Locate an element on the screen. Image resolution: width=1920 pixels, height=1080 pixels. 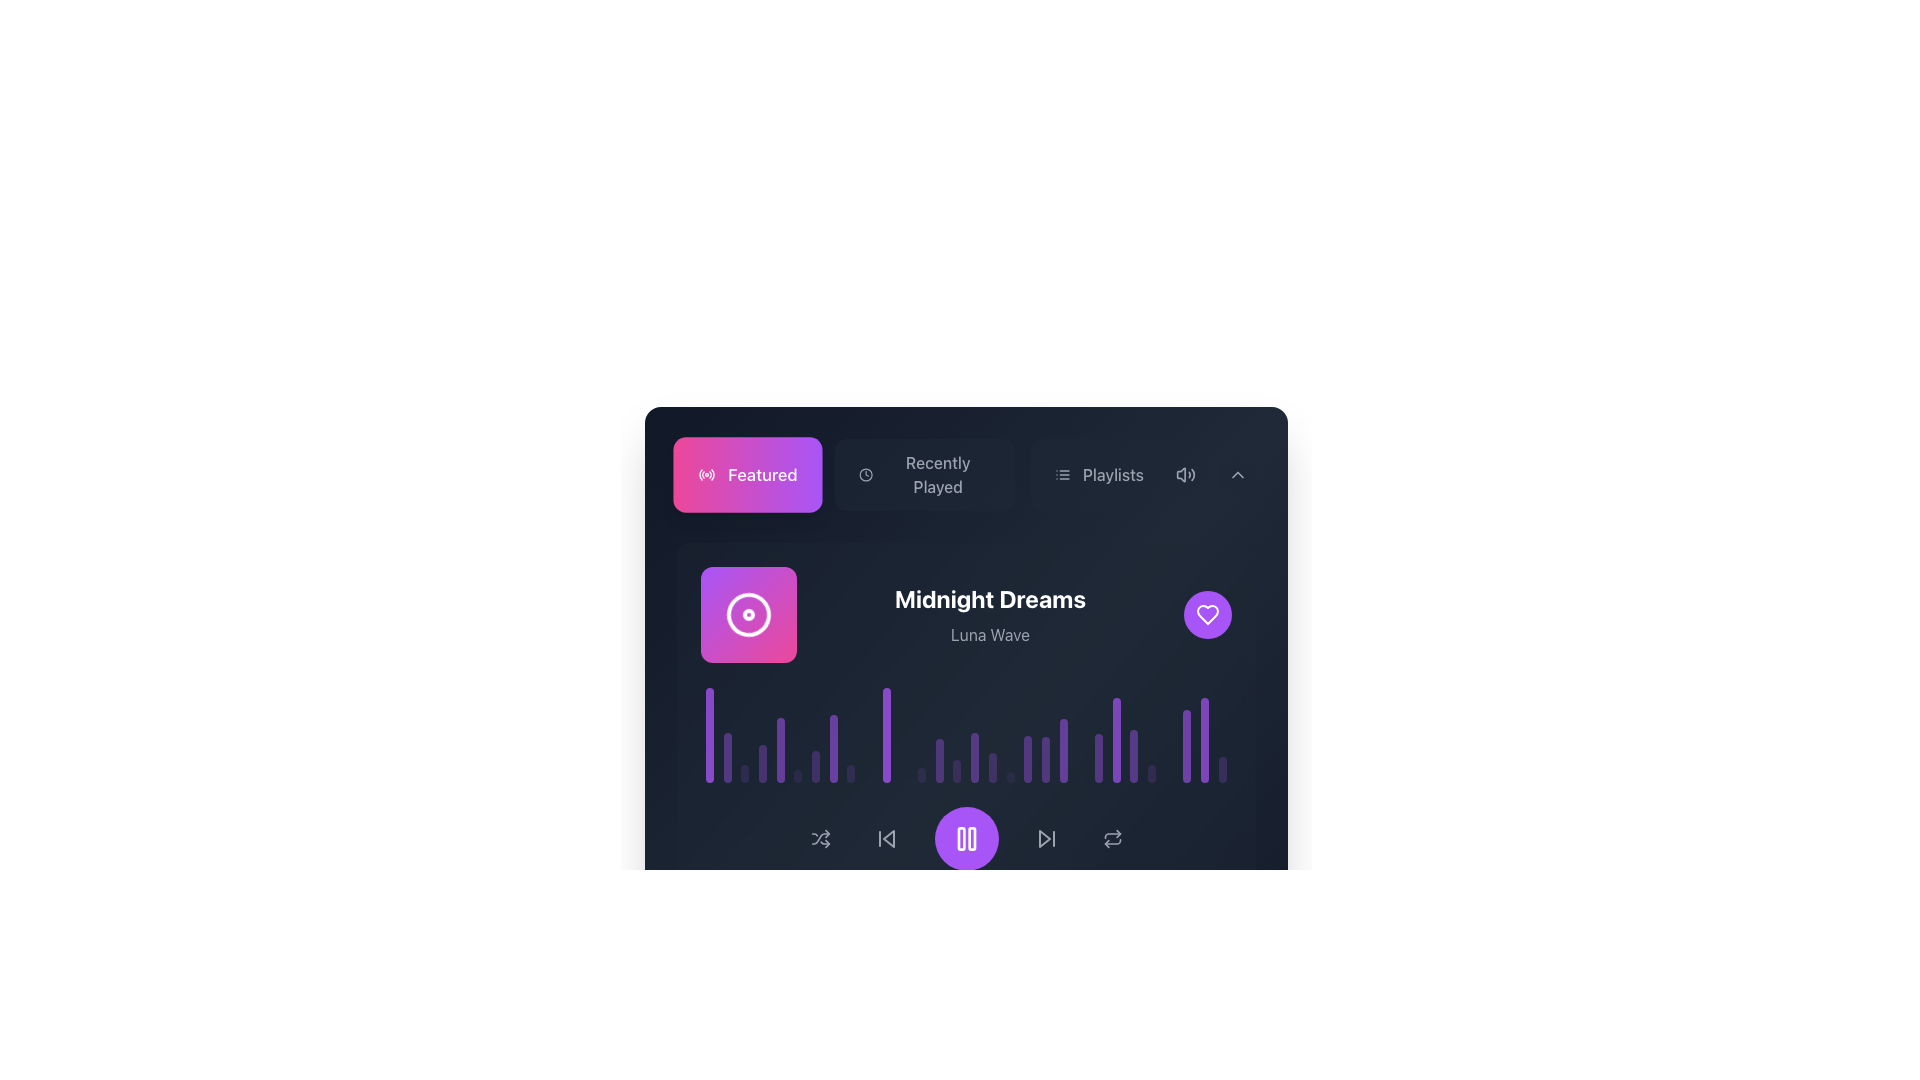
the icon button with a loop-like design and gray tone is located at coordinates (1111, 839).